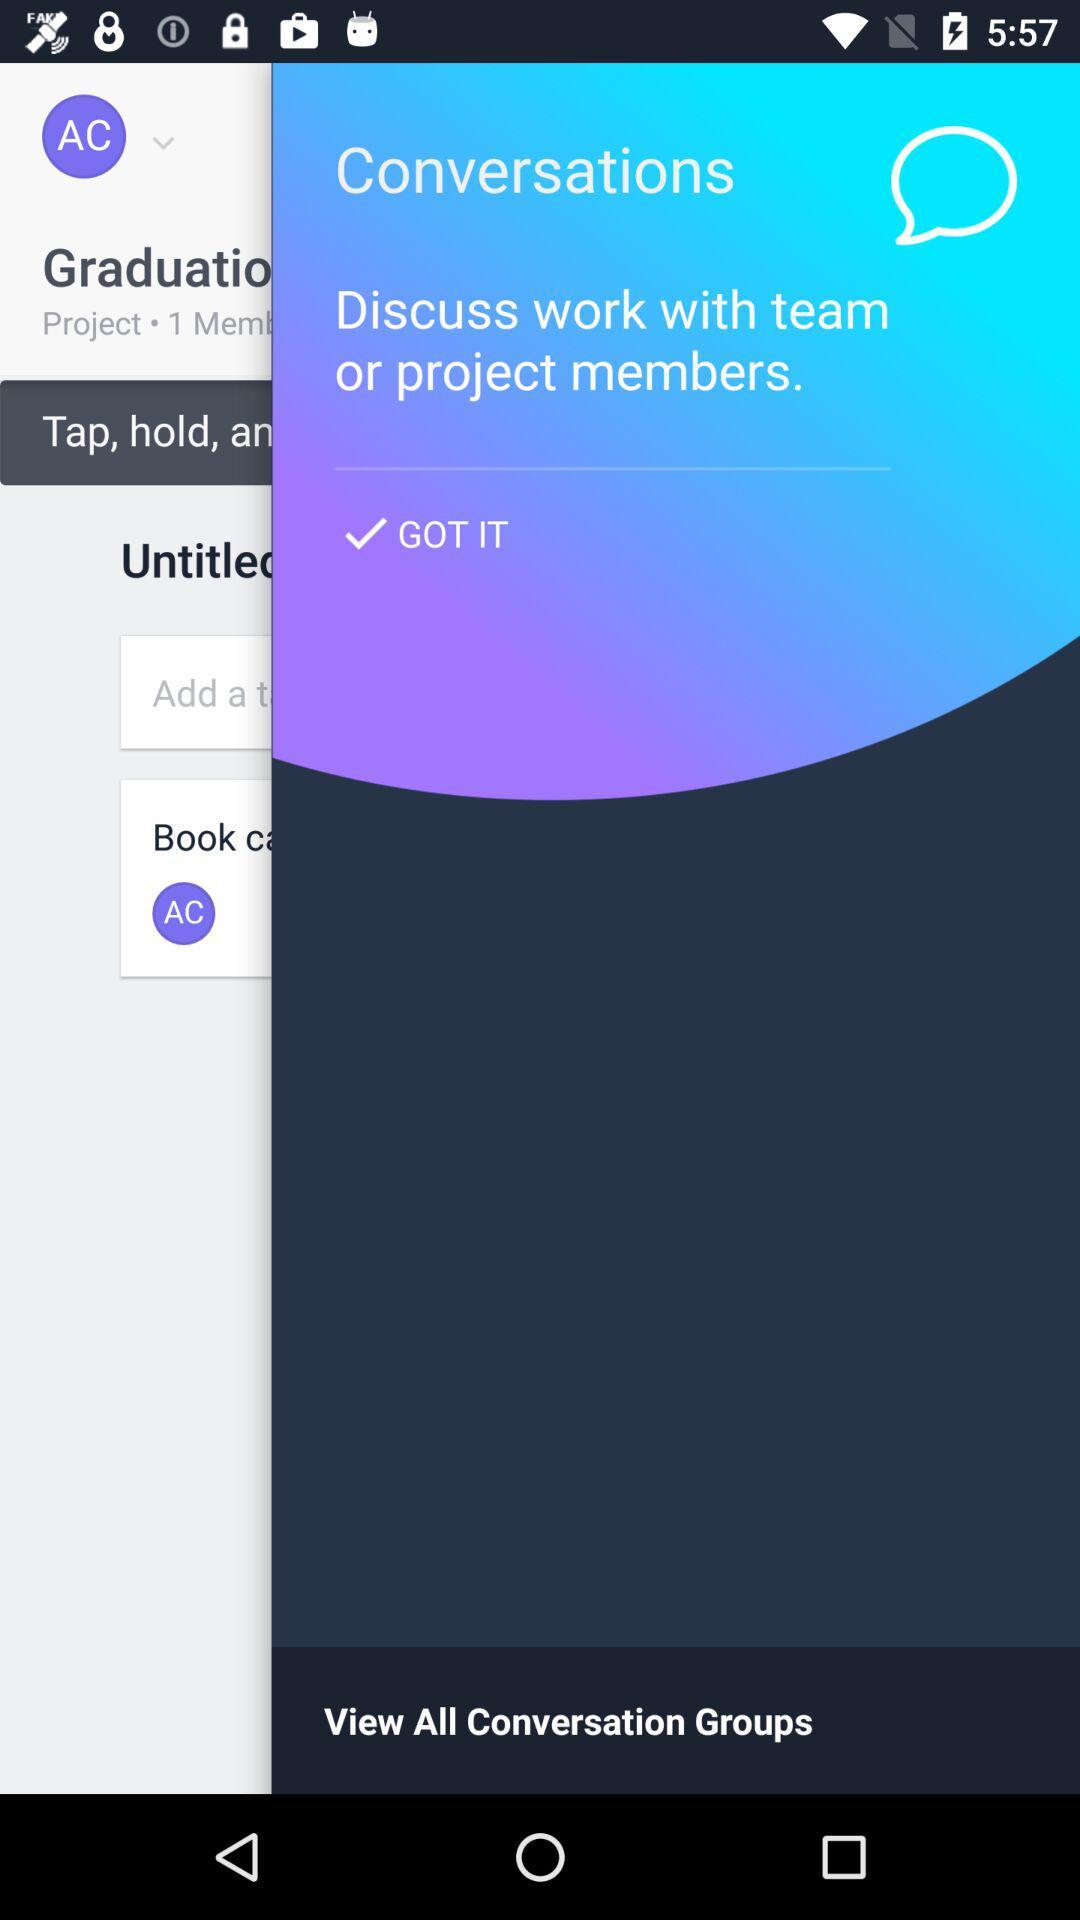 This screenshot has height=1920, width=1080. What do you see at coordinates (952, 185) in the screenshot?
I see `the conversation icon below 557` at bounding box center [952, 185].